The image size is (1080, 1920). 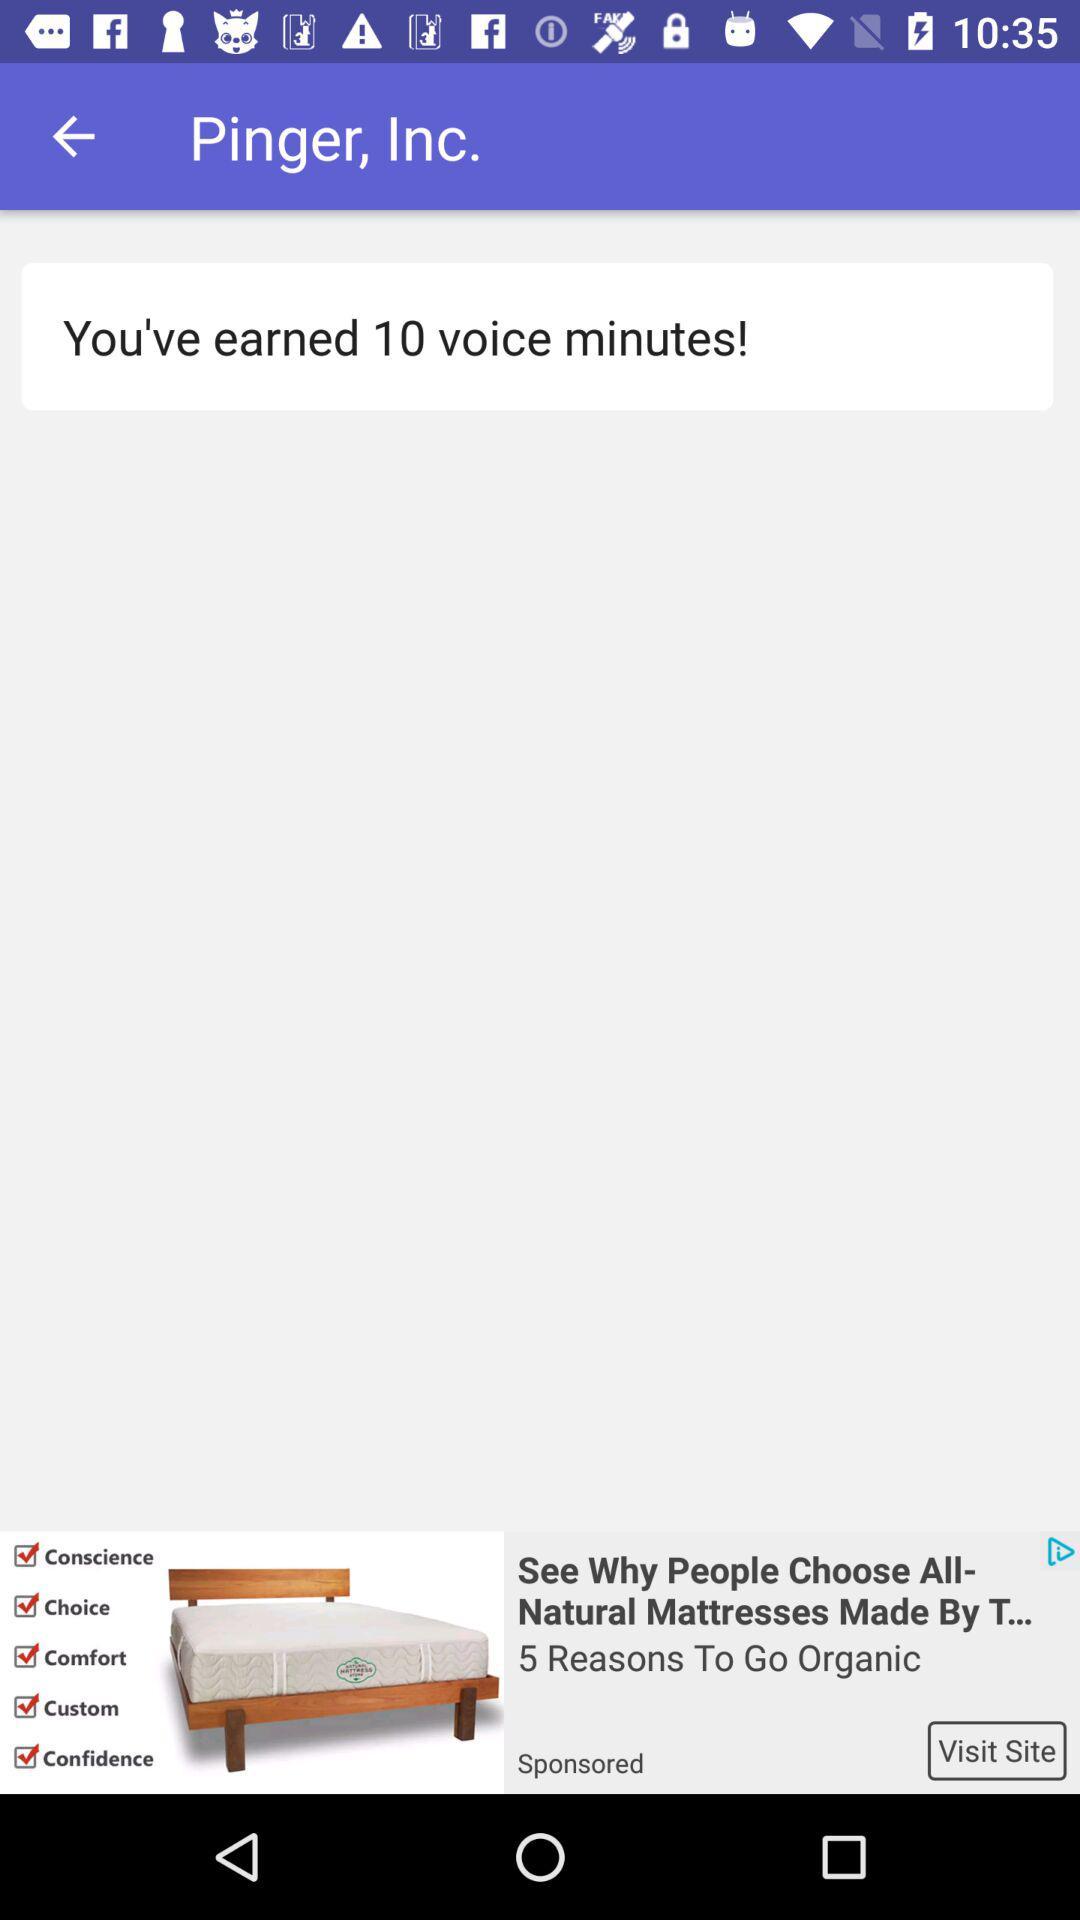 I want to click on you ve earned, so click(x=525, y=336).